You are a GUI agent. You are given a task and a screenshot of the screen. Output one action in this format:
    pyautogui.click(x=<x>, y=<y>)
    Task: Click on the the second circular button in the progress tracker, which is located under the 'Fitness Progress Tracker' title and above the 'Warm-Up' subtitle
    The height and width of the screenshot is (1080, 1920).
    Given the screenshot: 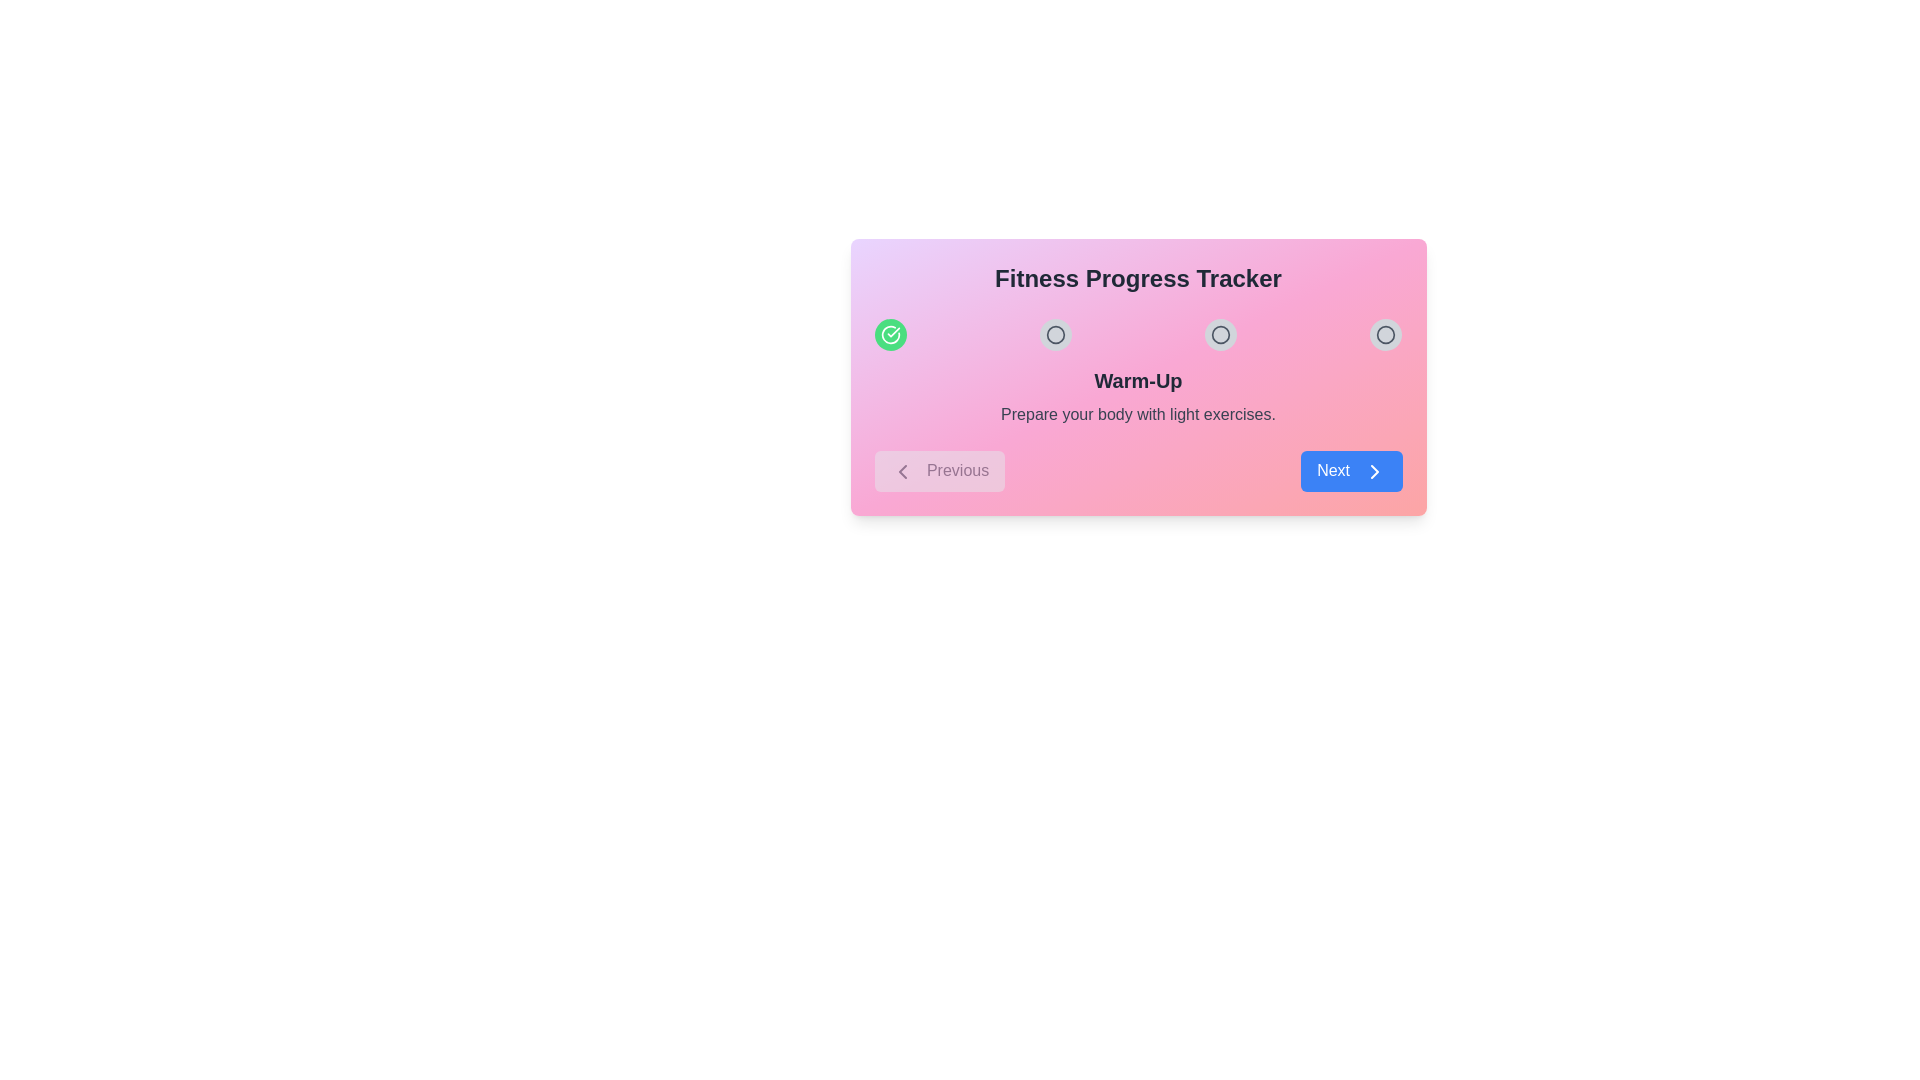 What is the action you would take?
    pyautogui.click(x=1054, y=334)
    